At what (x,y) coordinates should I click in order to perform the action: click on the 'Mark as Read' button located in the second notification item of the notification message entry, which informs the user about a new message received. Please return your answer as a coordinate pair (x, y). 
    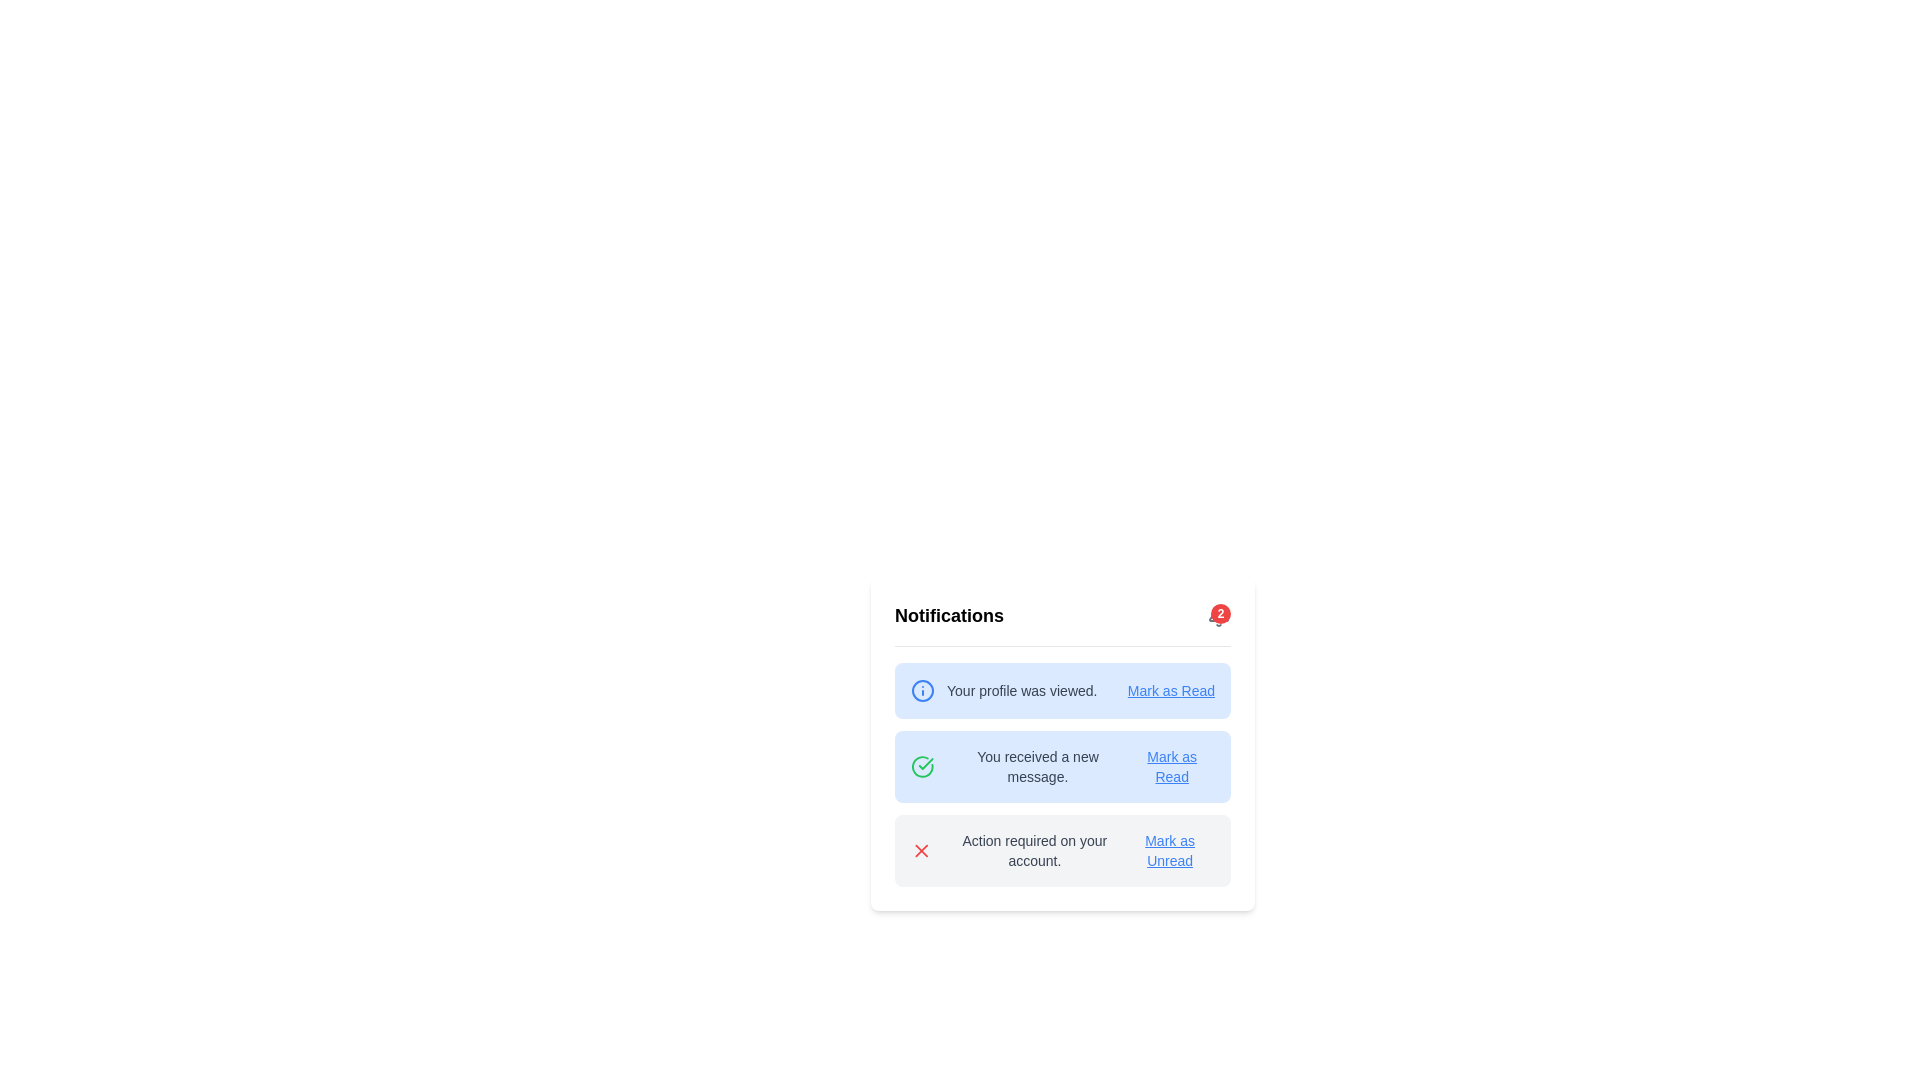
    Looking at the image, I should click on (1141, 804).